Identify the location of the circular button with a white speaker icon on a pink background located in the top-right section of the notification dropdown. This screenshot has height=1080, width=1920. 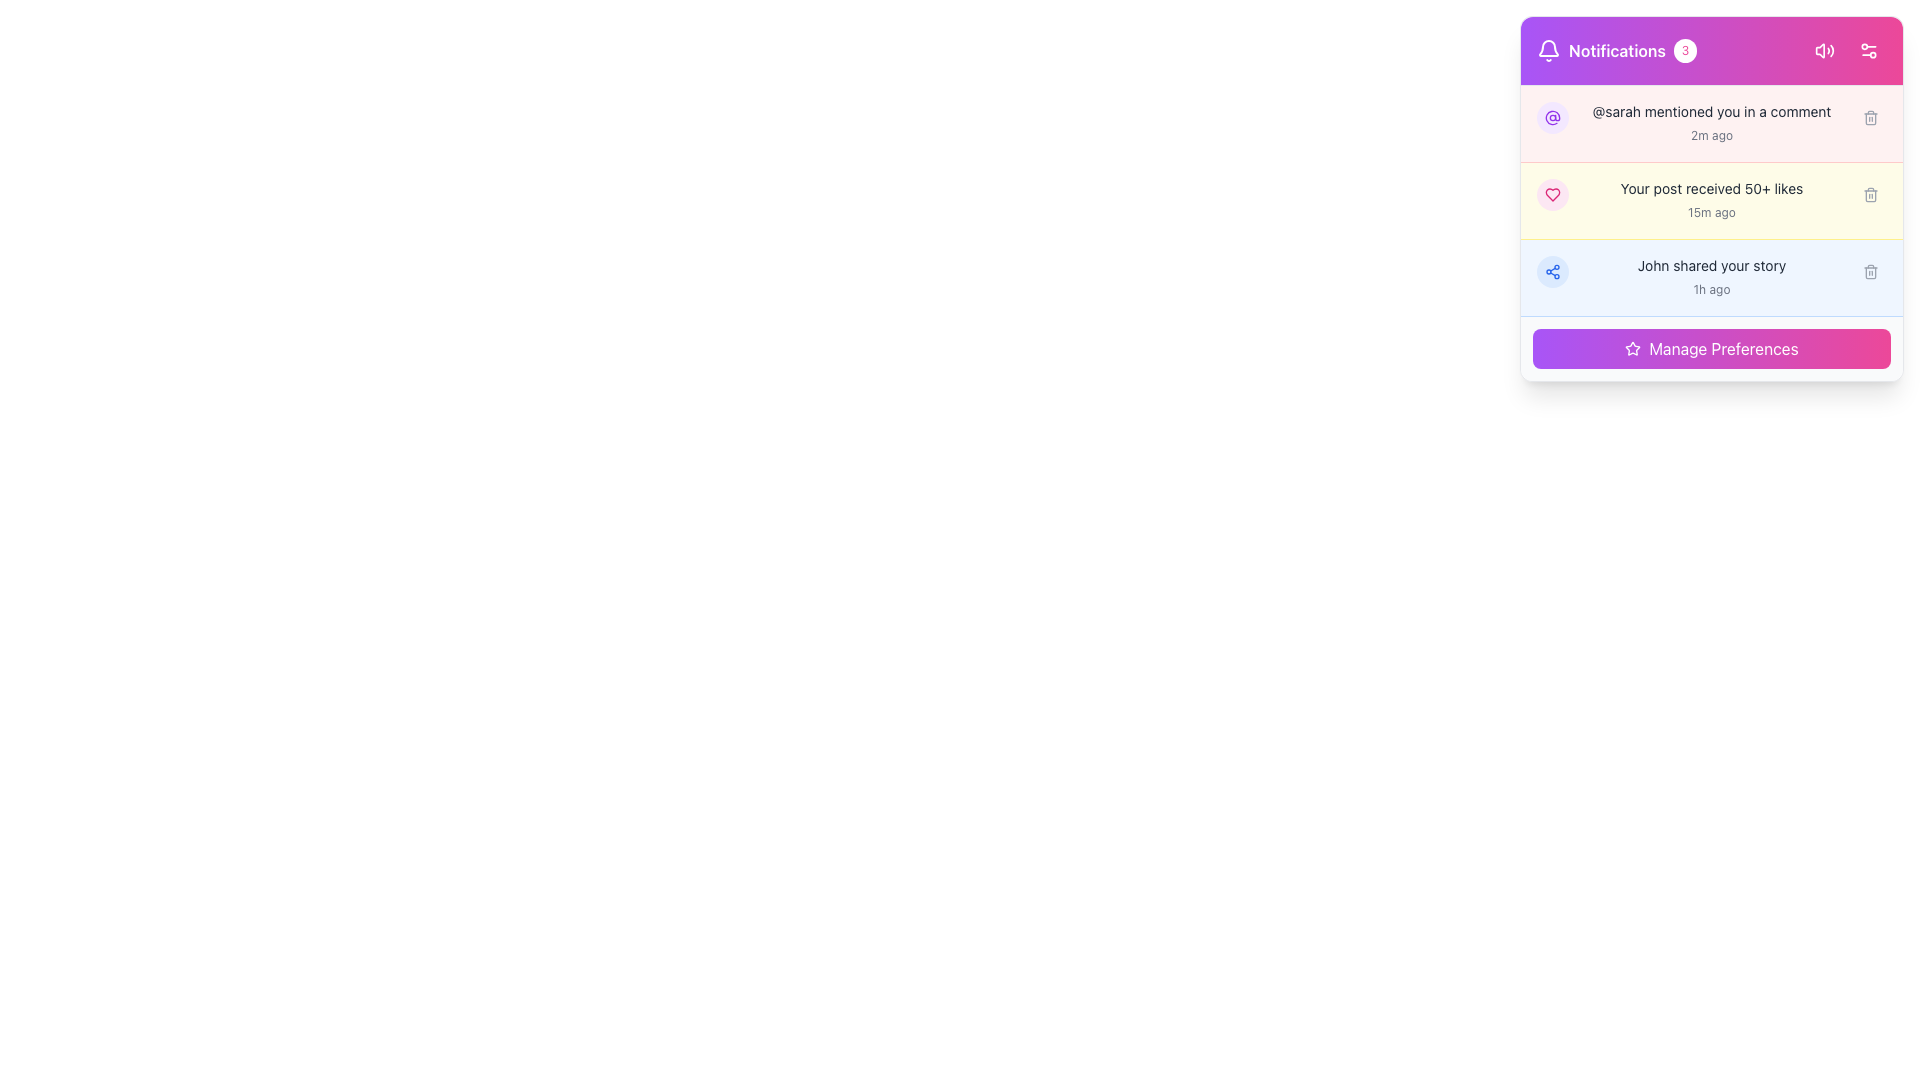
(1824, 49).